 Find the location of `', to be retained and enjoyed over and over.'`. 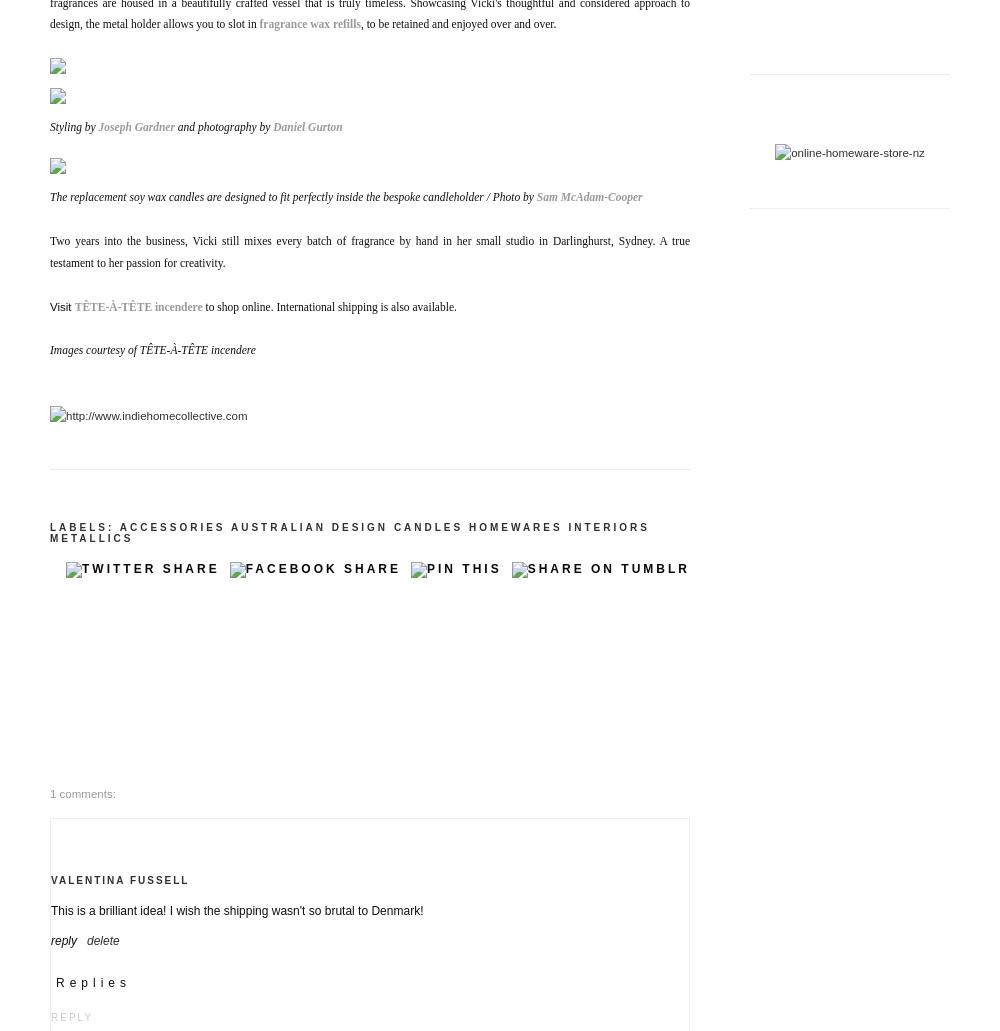

', to be retained and enjoyed over and over.' is located at coordinates (458, 24).